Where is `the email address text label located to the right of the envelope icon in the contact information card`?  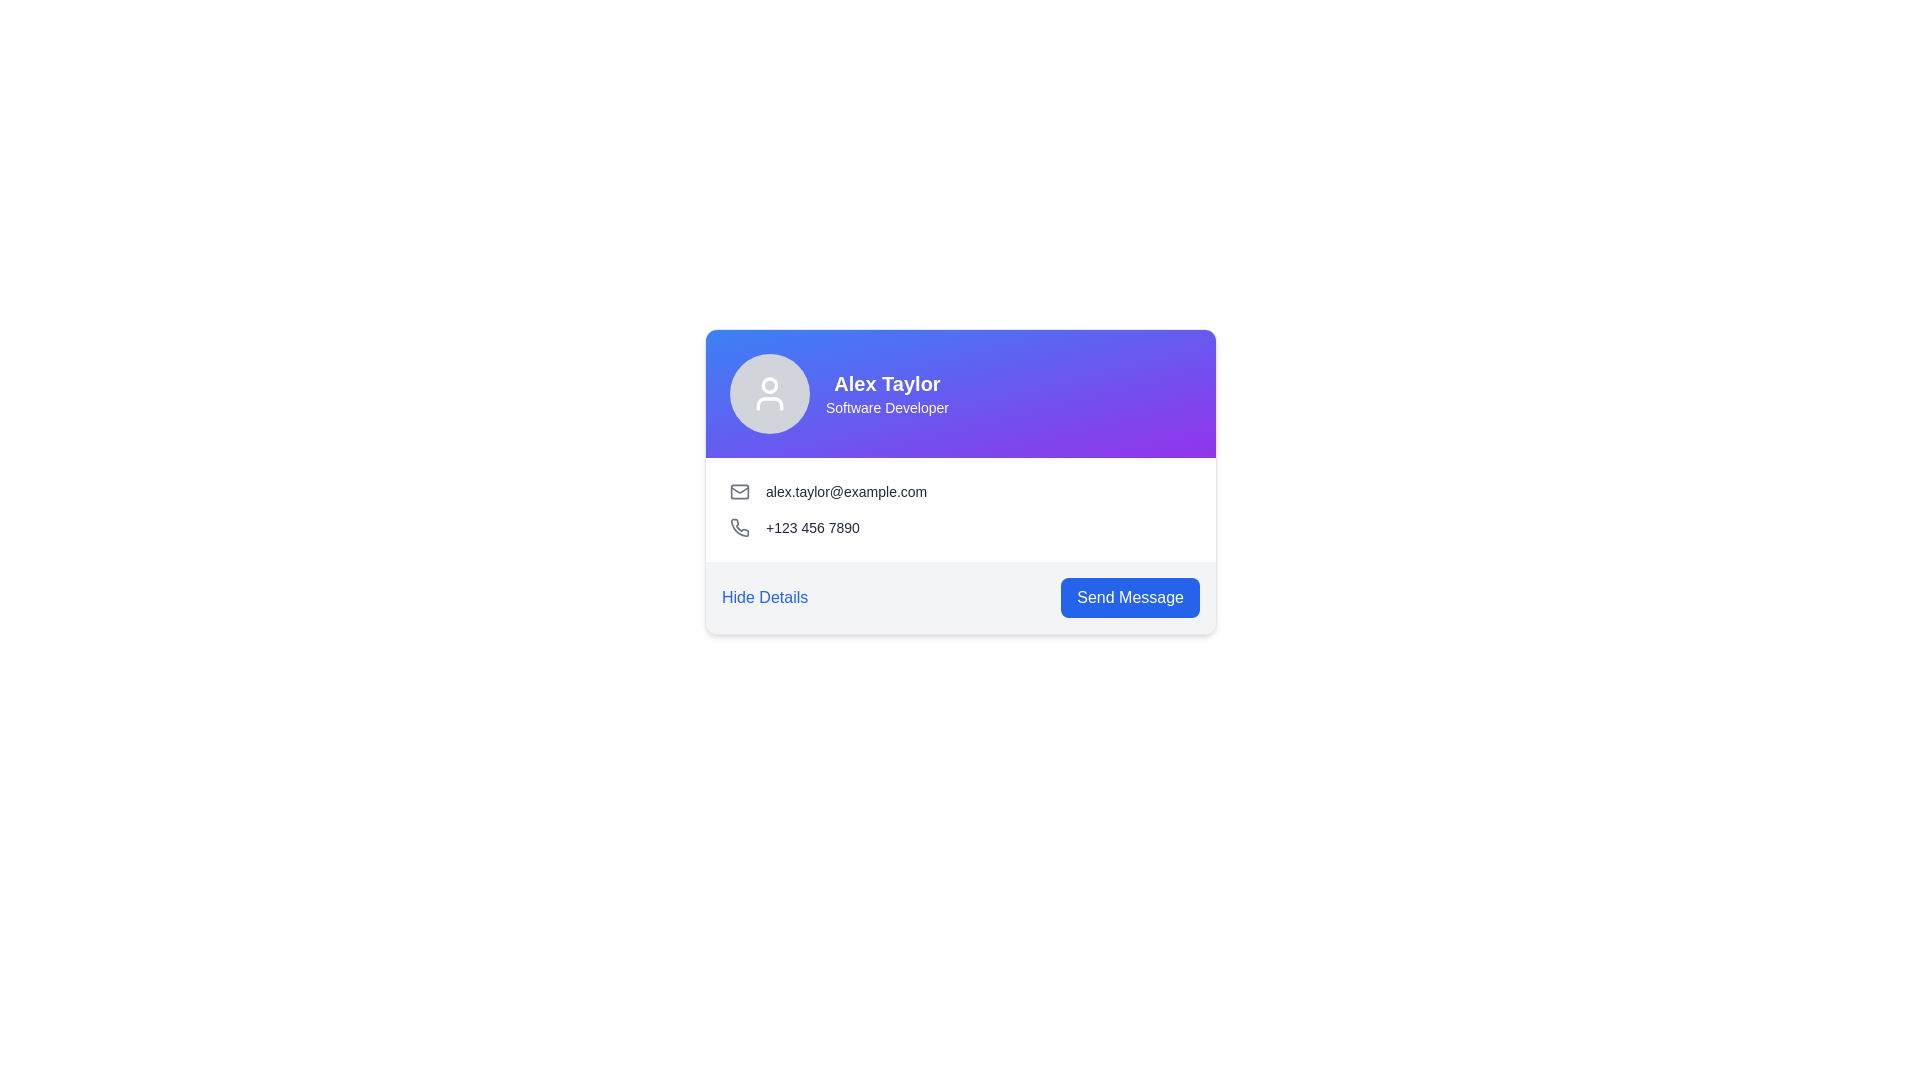 the email address text label located to the right of the envelope icon in the contact information card is located at coordinates (846, 492).